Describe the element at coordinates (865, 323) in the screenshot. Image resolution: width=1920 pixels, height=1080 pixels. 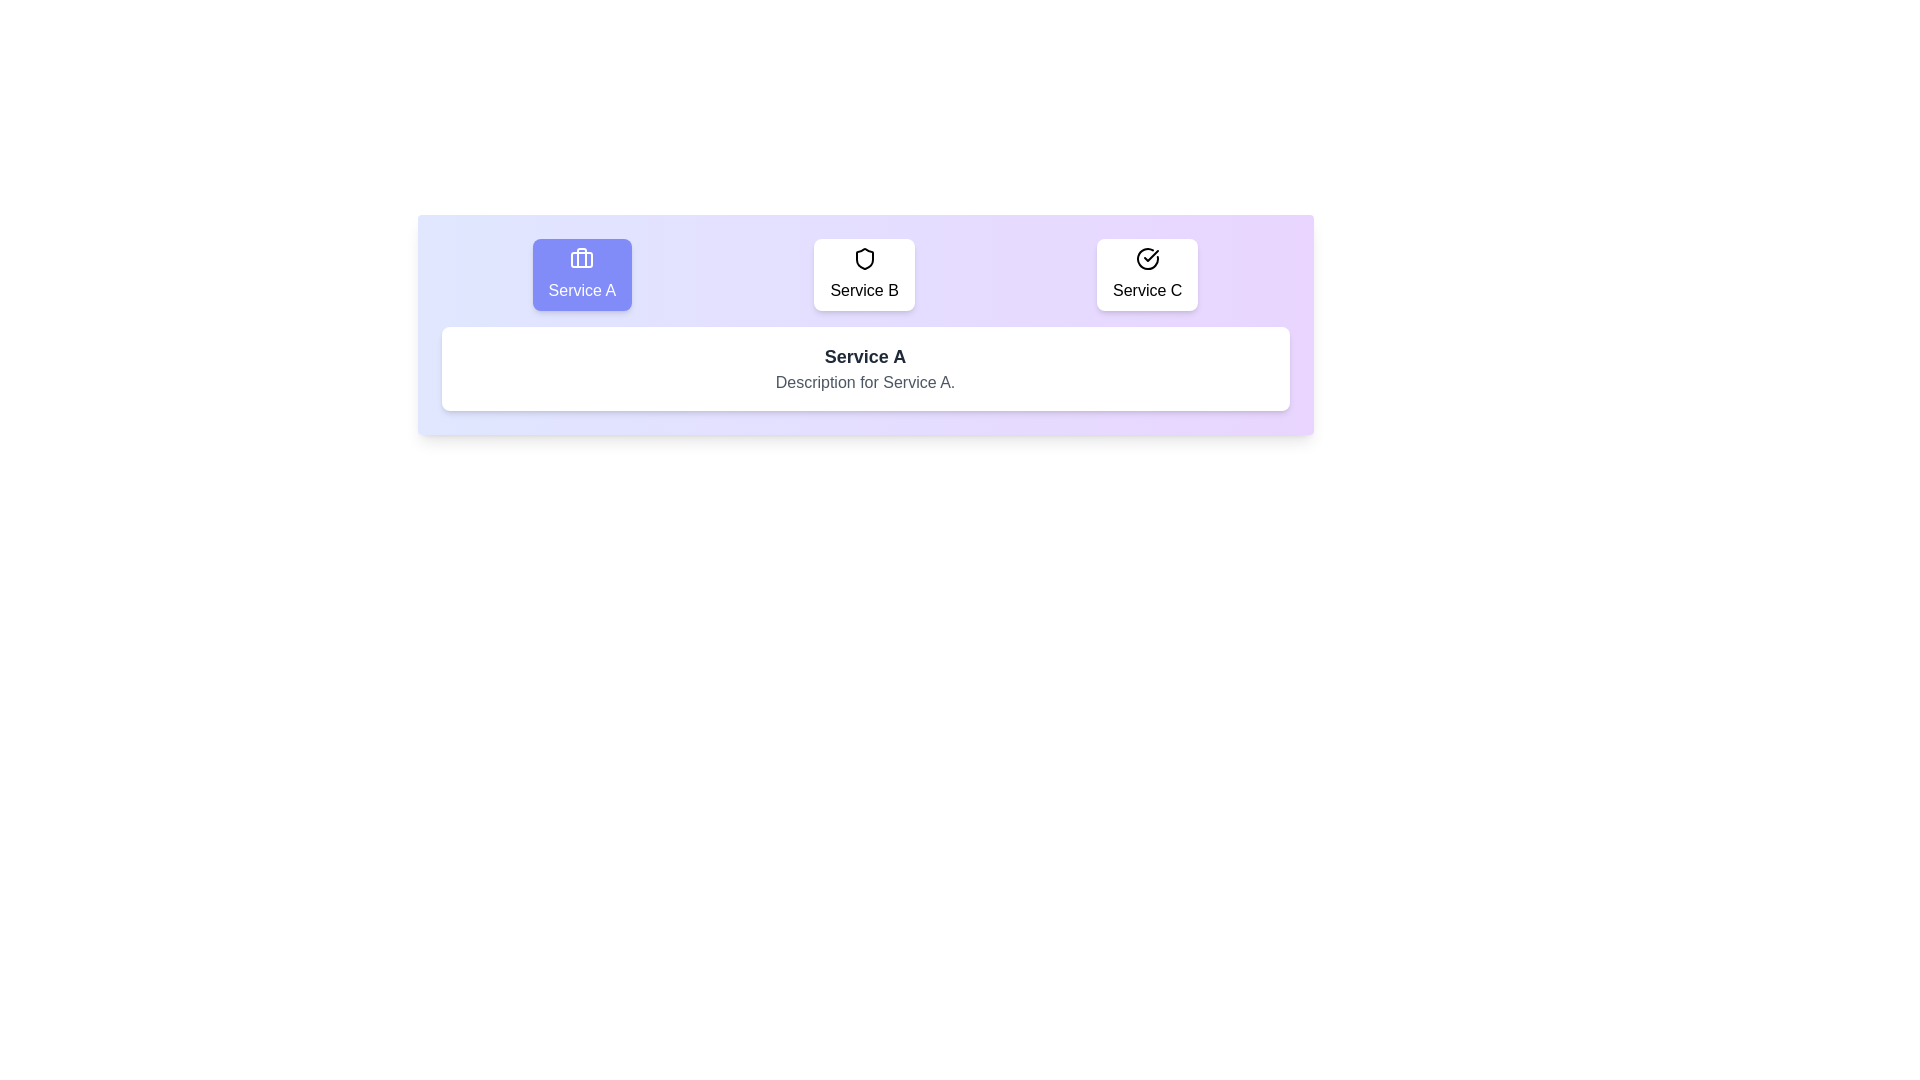
I see `the service card in the interactive panel` at that location.